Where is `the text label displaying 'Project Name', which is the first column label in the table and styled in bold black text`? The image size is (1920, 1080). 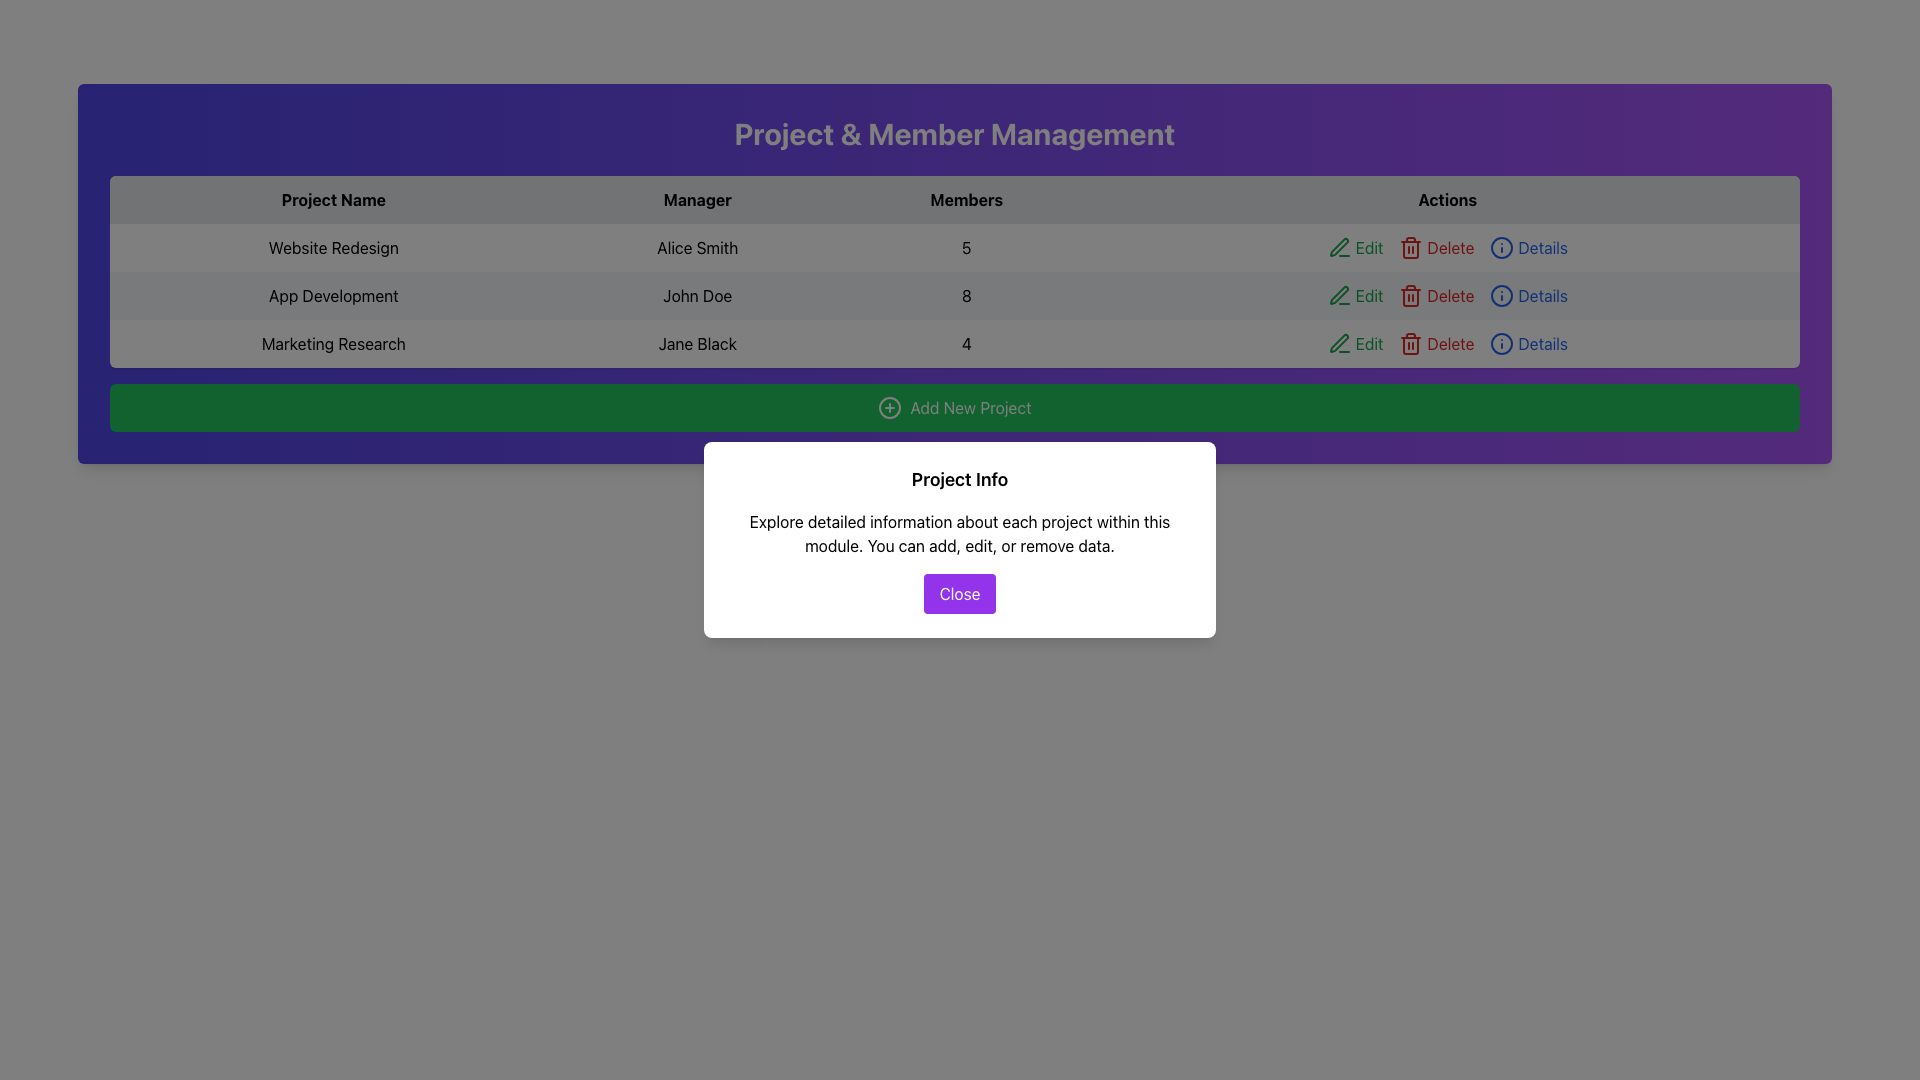
the text label displaying 'Project Name', which is the first column label in the table and styled in bold black text is located at coordinates (333, 200).